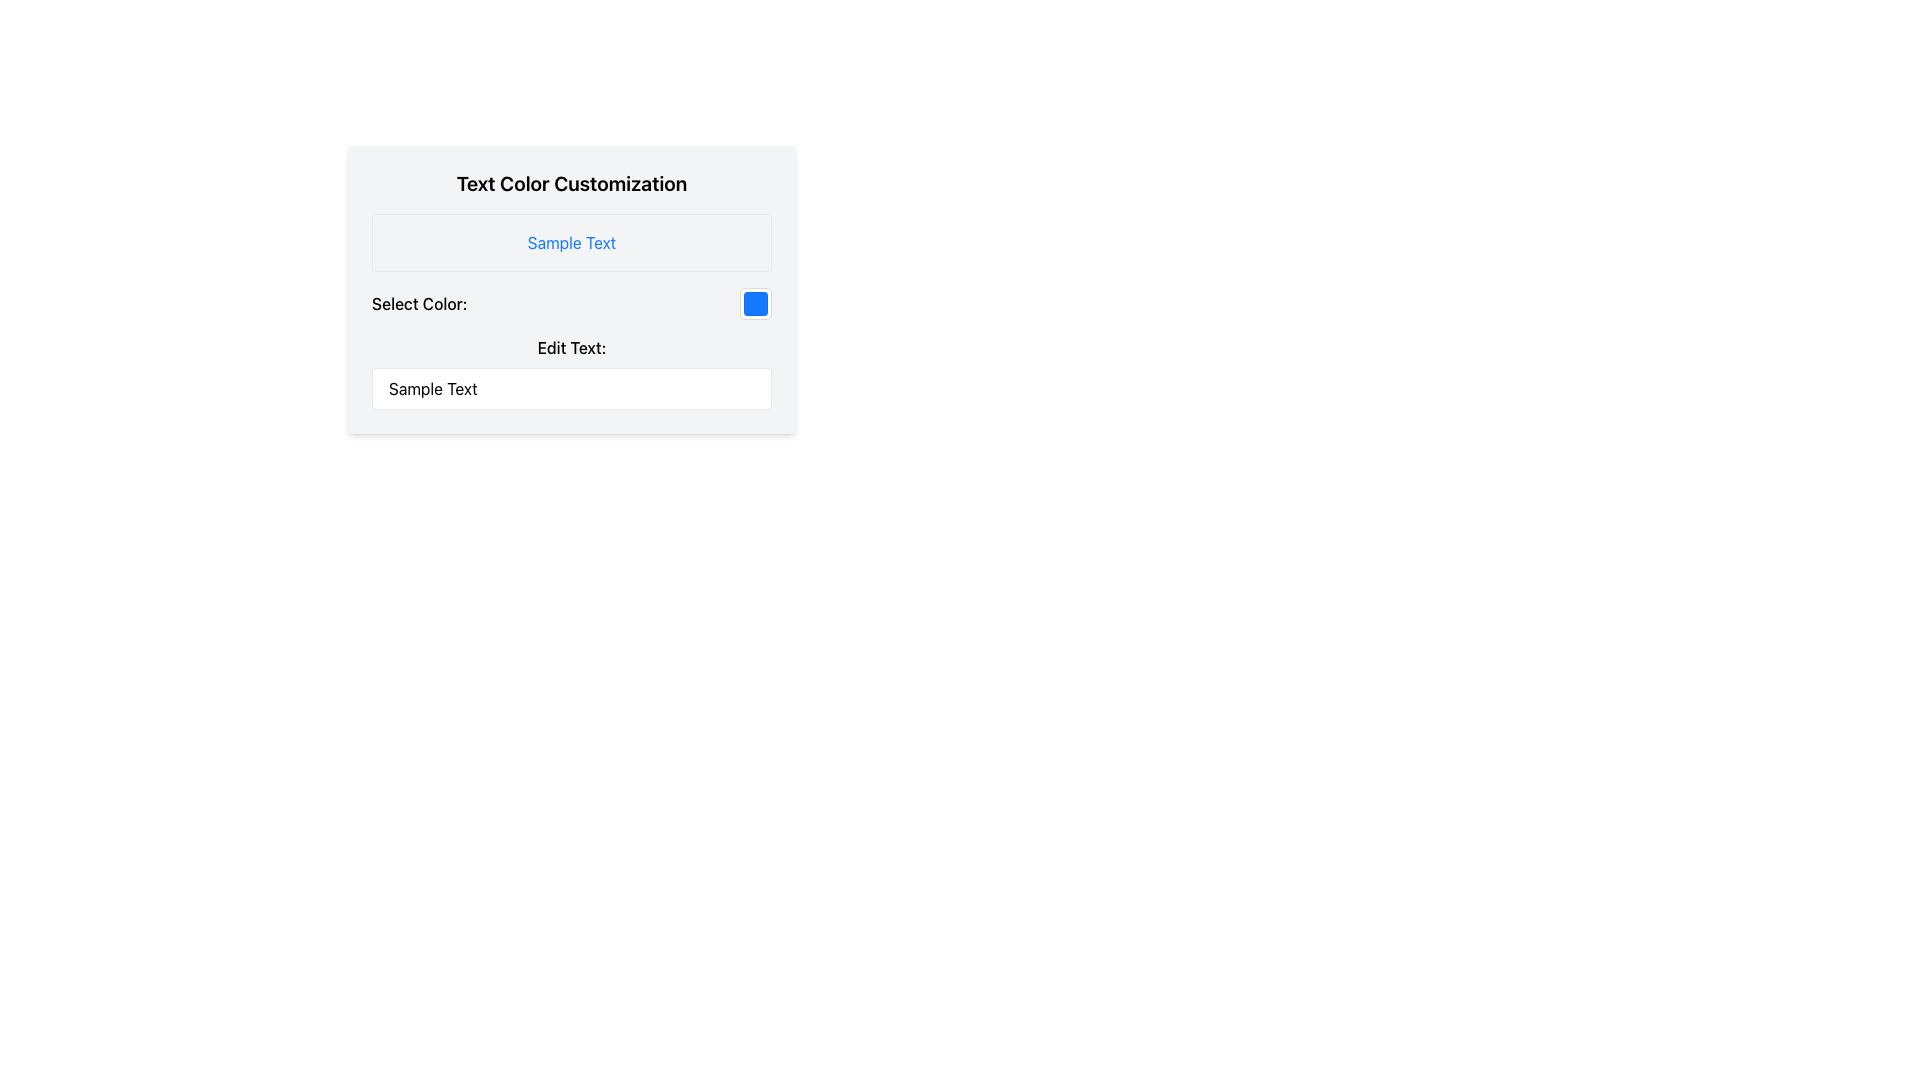 The width and height of the screenshot is (1920, 1080). What do you see at coordinates (570, 242) in the screenshot?
I see `the Text Display Area that contains the text 'Sample Text' in a blue font color, which is positioned under the title 'Text Color Customization'` at bounding box center [570, 242].